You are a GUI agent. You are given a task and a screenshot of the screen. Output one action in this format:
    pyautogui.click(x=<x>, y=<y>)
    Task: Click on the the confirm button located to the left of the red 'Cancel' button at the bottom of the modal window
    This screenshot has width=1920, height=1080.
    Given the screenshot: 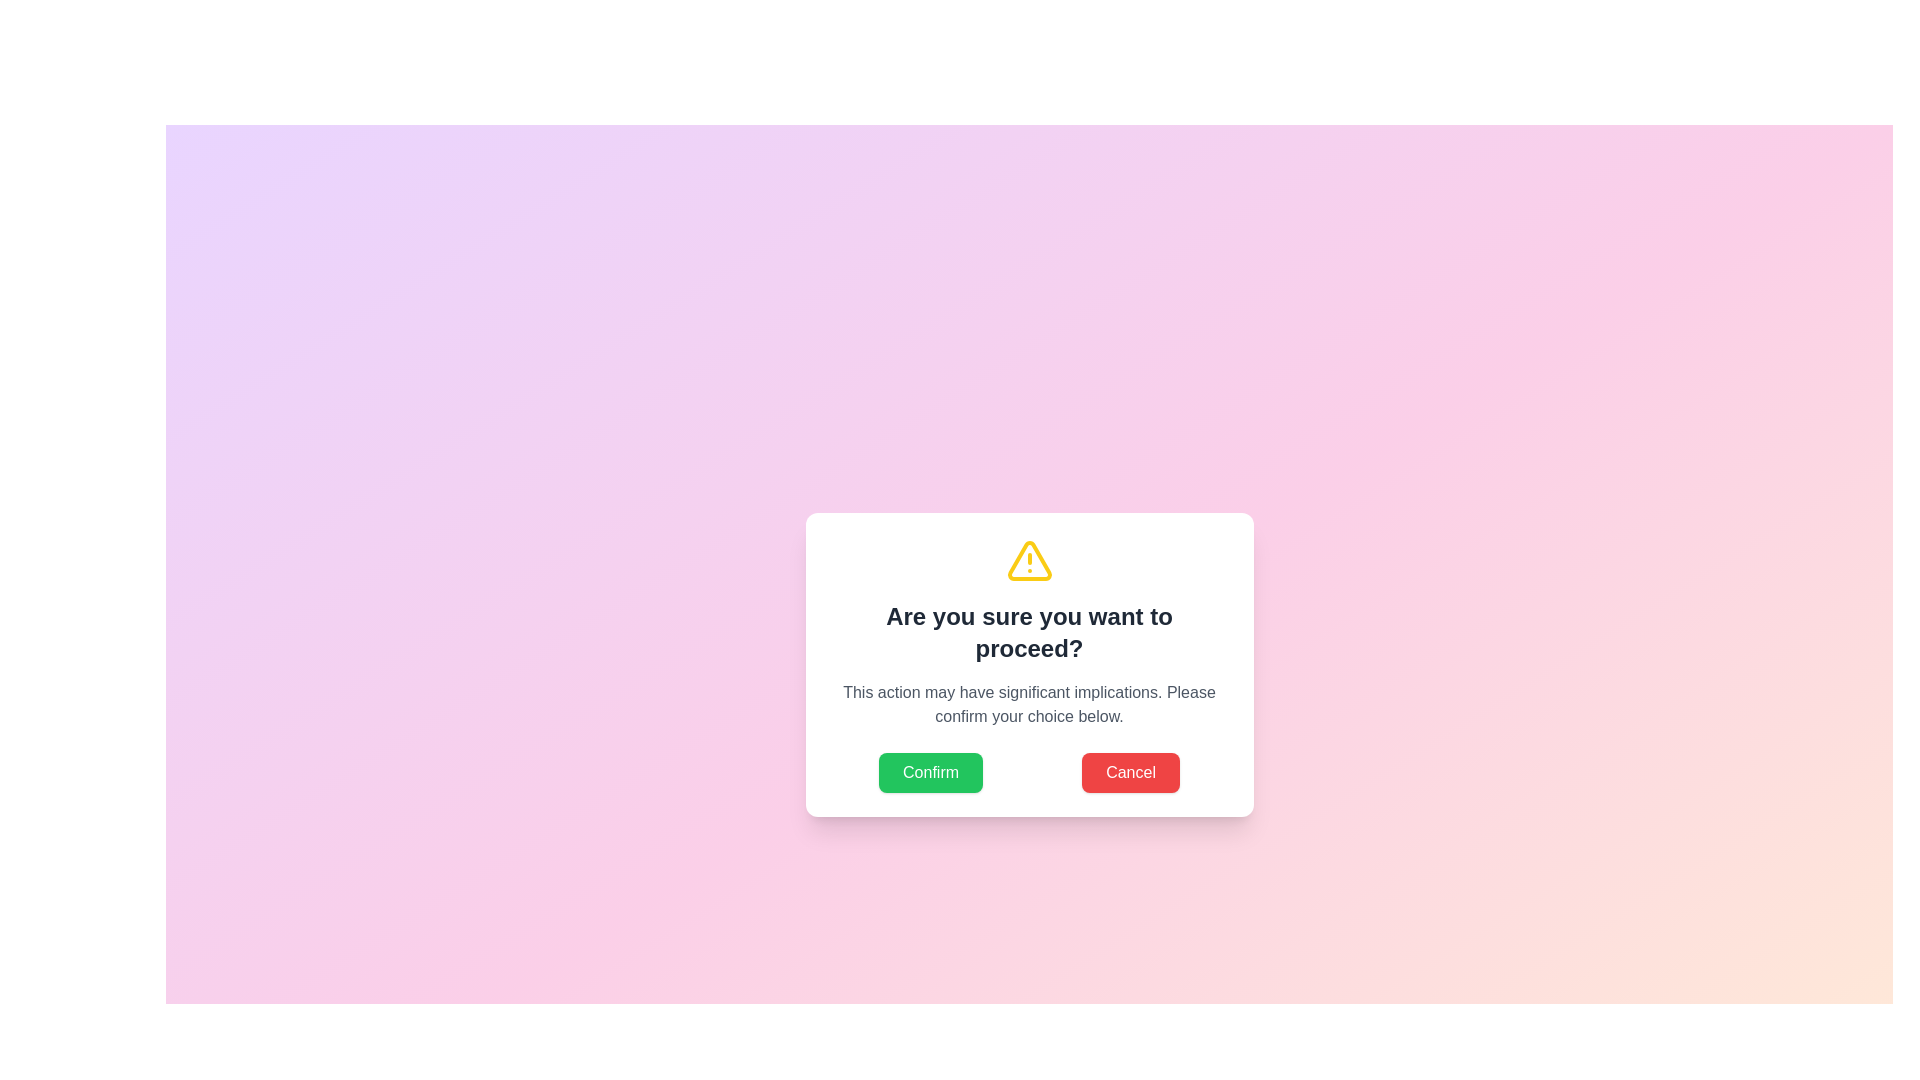 What is the action you would take?
    pyautogui.click(x=930, y=771)
    